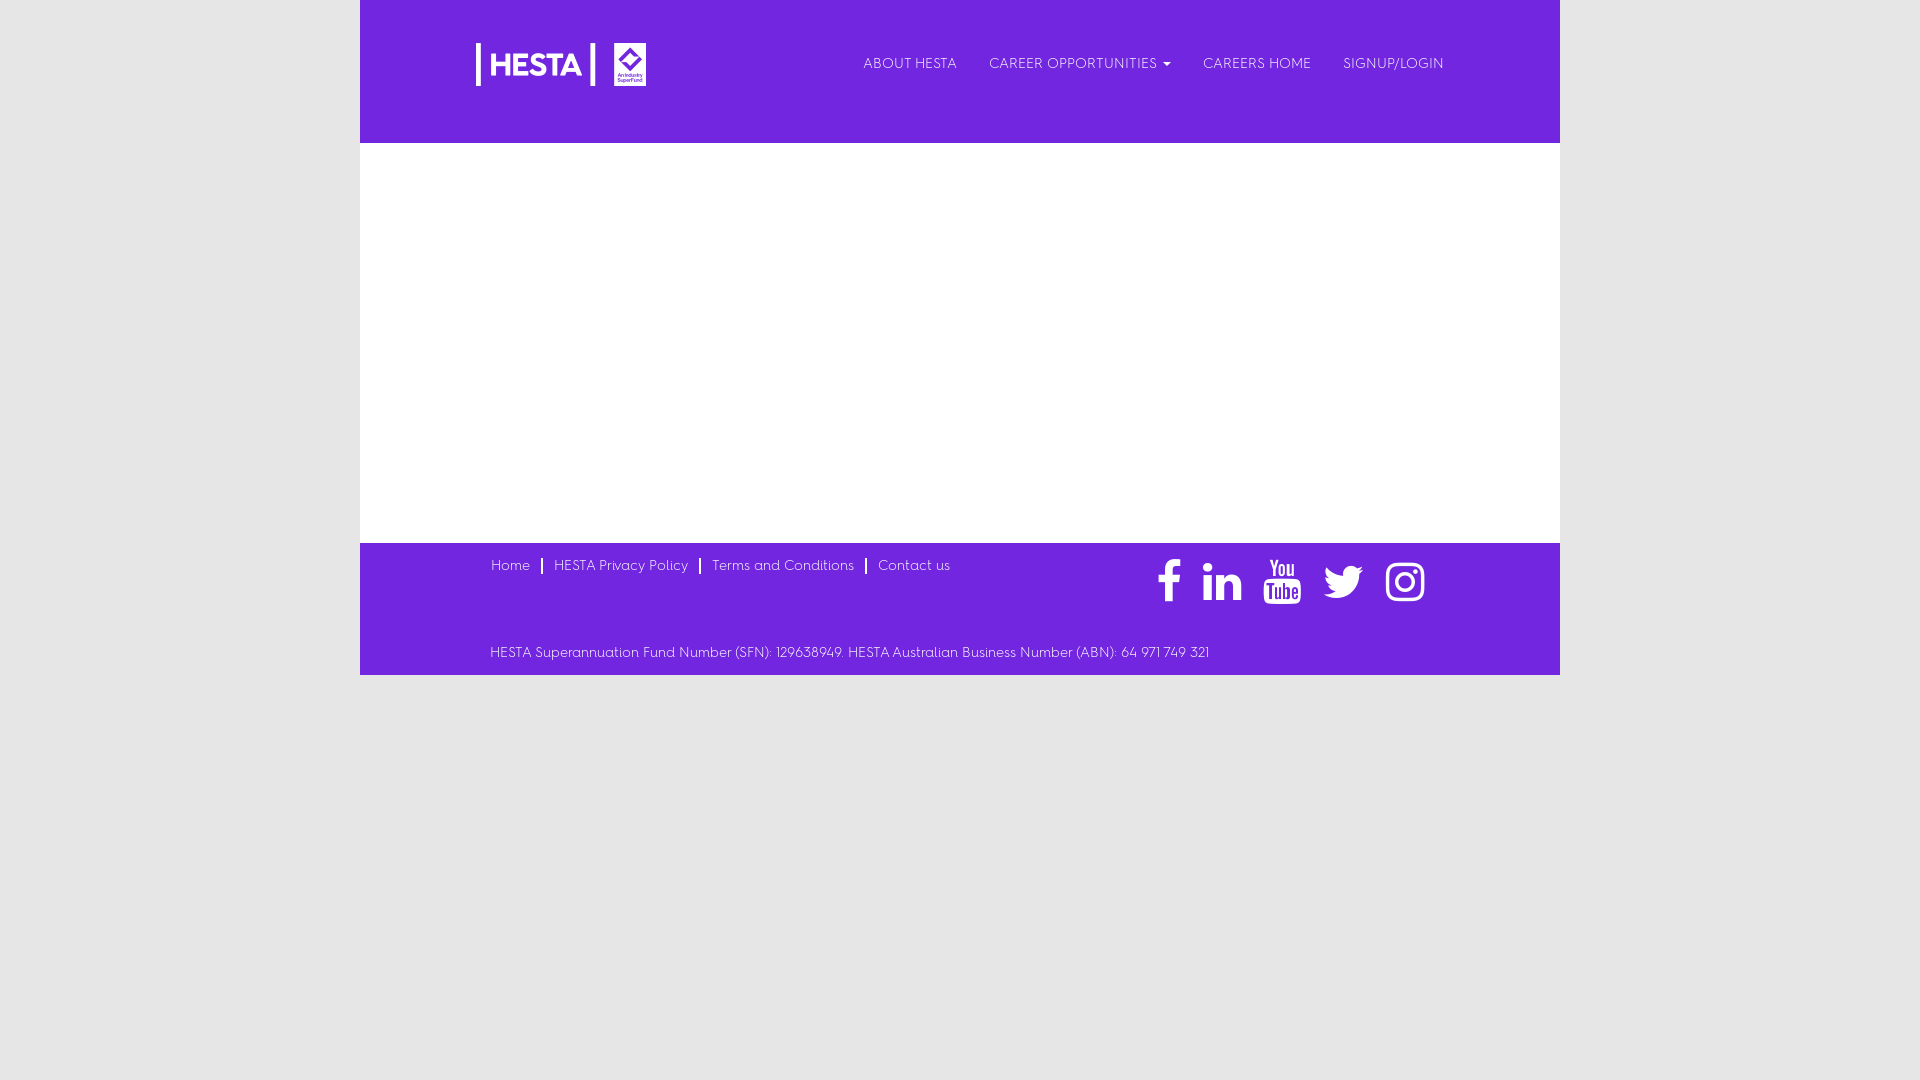 This screenshot has width=1920, height=1080. I want to click on 'instagram', so click(1404, 582).